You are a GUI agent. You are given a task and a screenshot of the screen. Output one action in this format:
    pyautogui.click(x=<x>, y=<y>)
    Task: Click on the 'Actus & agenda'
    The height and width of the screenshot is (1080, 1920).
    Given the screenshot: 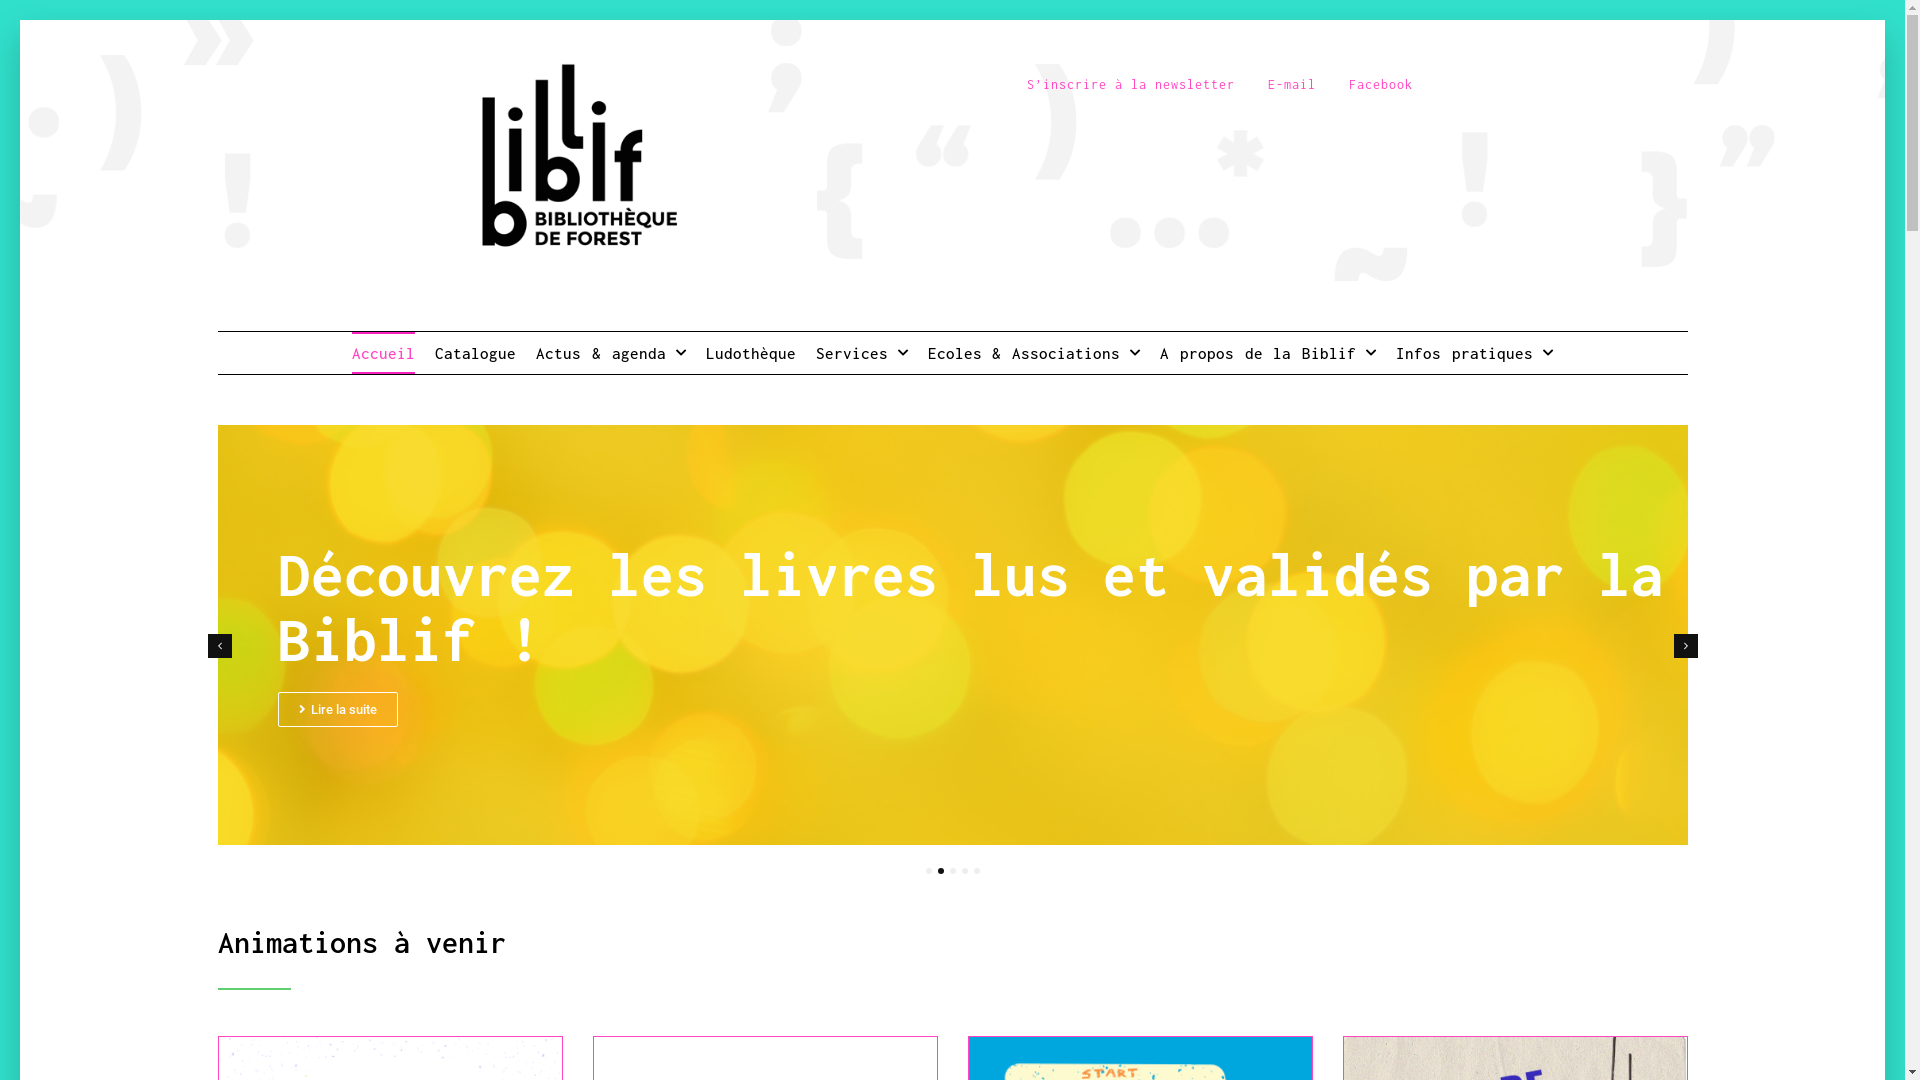 What is the action you would take?
    pyautogui.click(x=609, y=352)
    